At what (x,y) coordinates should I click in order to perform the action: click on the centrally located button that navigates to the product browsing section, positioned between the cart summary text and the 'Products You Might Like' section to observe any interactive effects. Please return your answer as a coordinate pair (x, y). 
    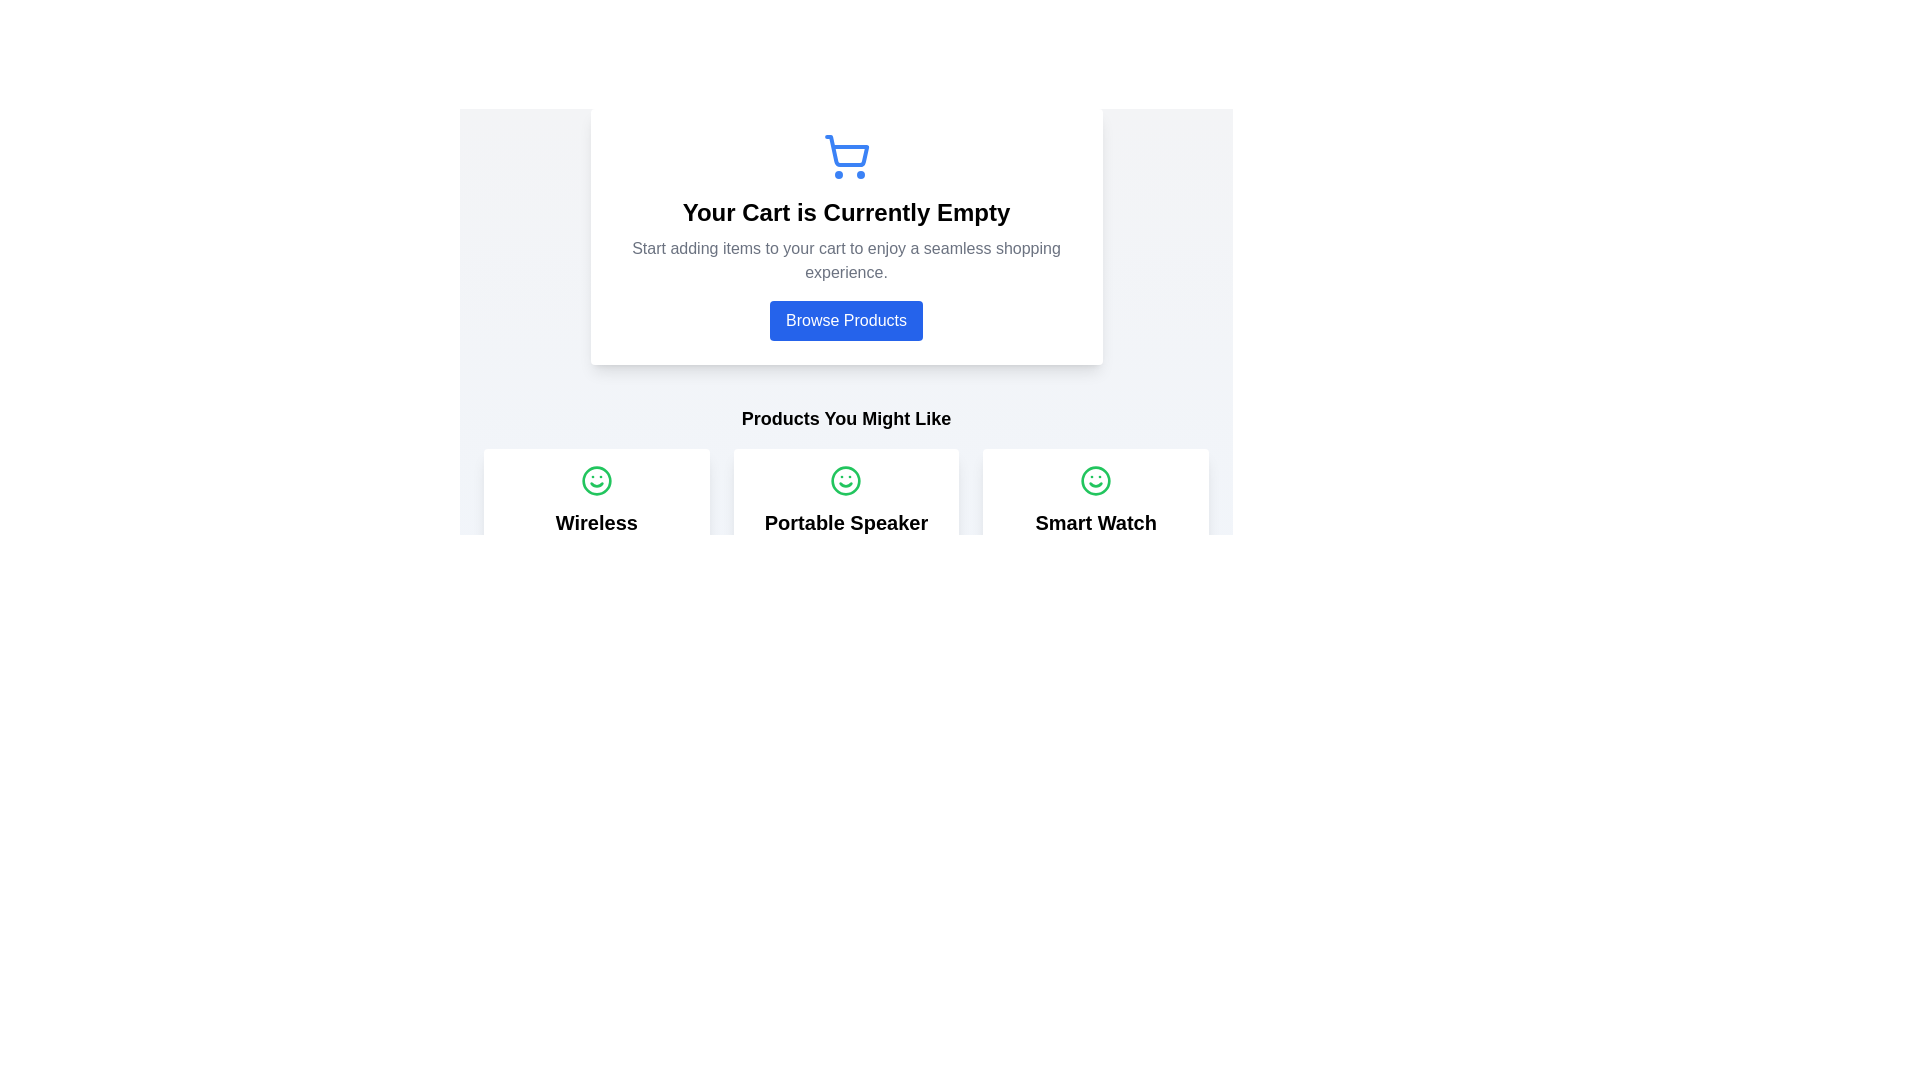
    Looking at the image, I should click on (846, 309).